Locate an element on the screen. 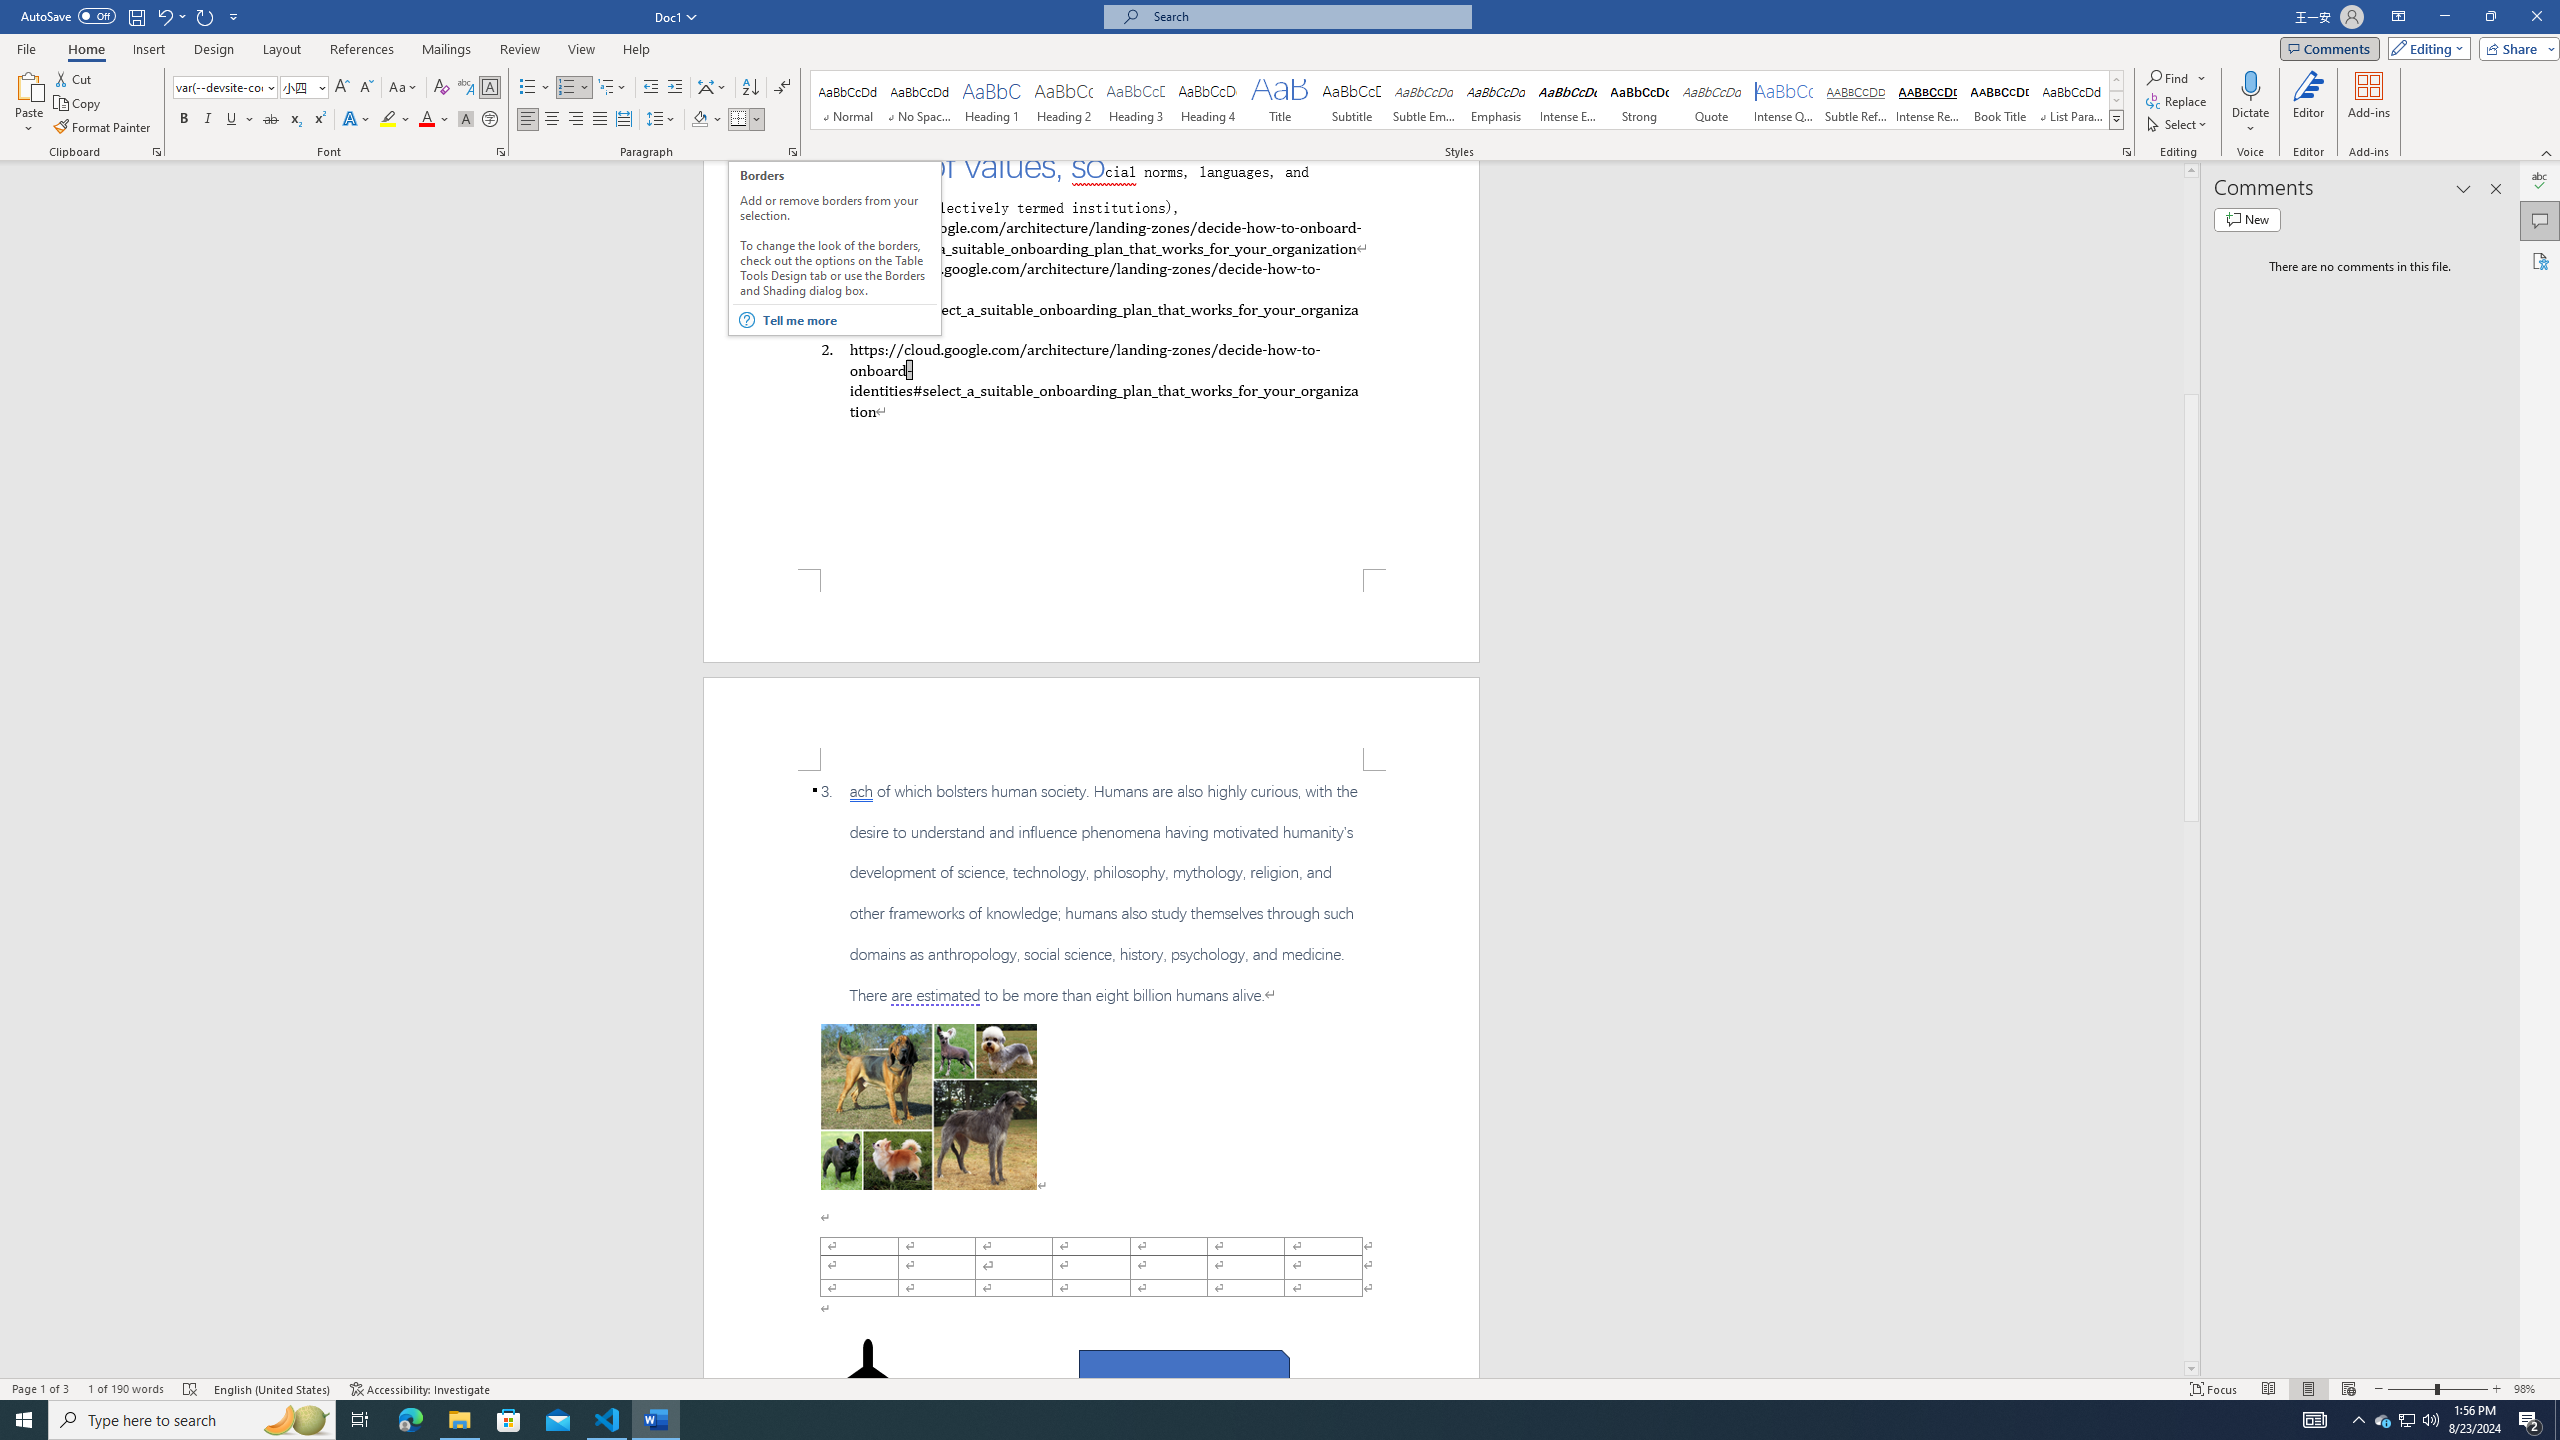 The height and width of the screenshot is (1440, 2560). 'Repeat Border Bottom' is located at coordinates (205, 15).